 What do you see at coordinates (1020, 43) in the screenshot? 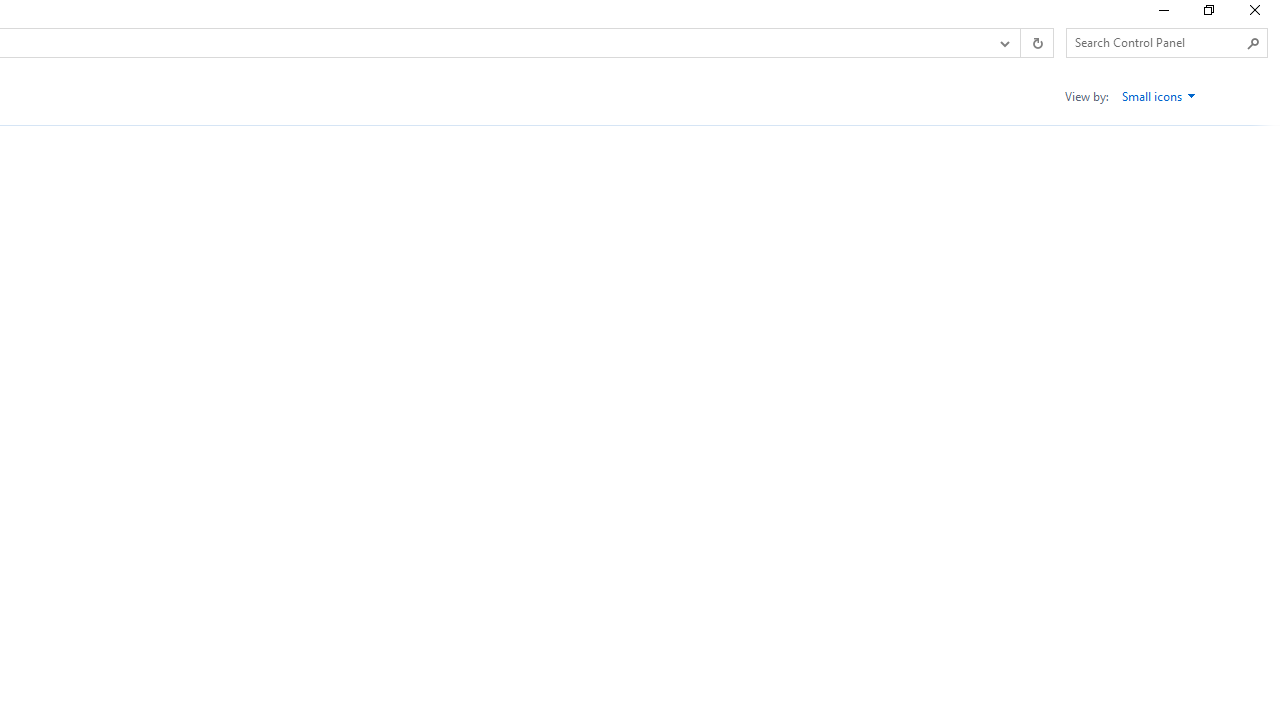
I see `'Address band toolbar'` at bounding box center [1020, 43].